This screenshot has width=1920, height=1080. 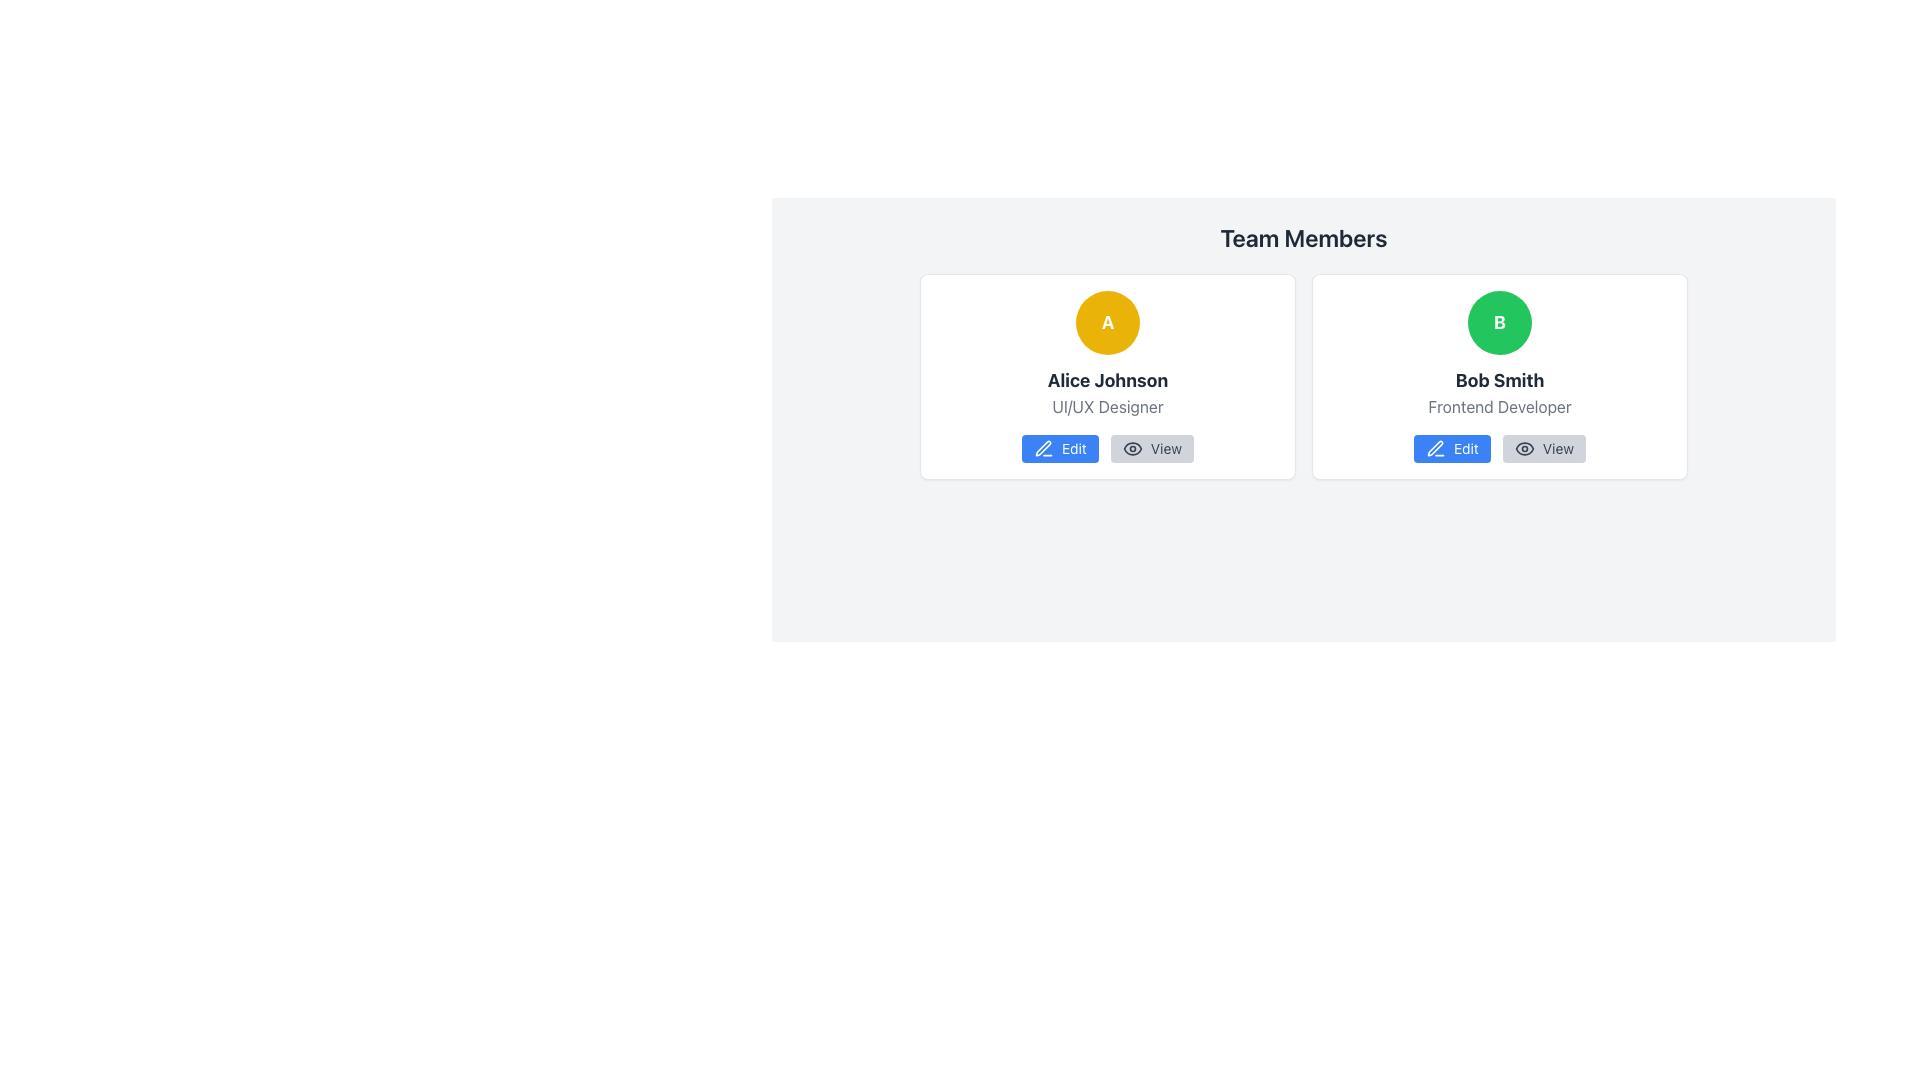 I want to click on the static label displaying 'UI/UX Designer' in gray font, which is located beneath the name 'Alice Johnson' within the first card of team member information, so click(x=1107, y=406).